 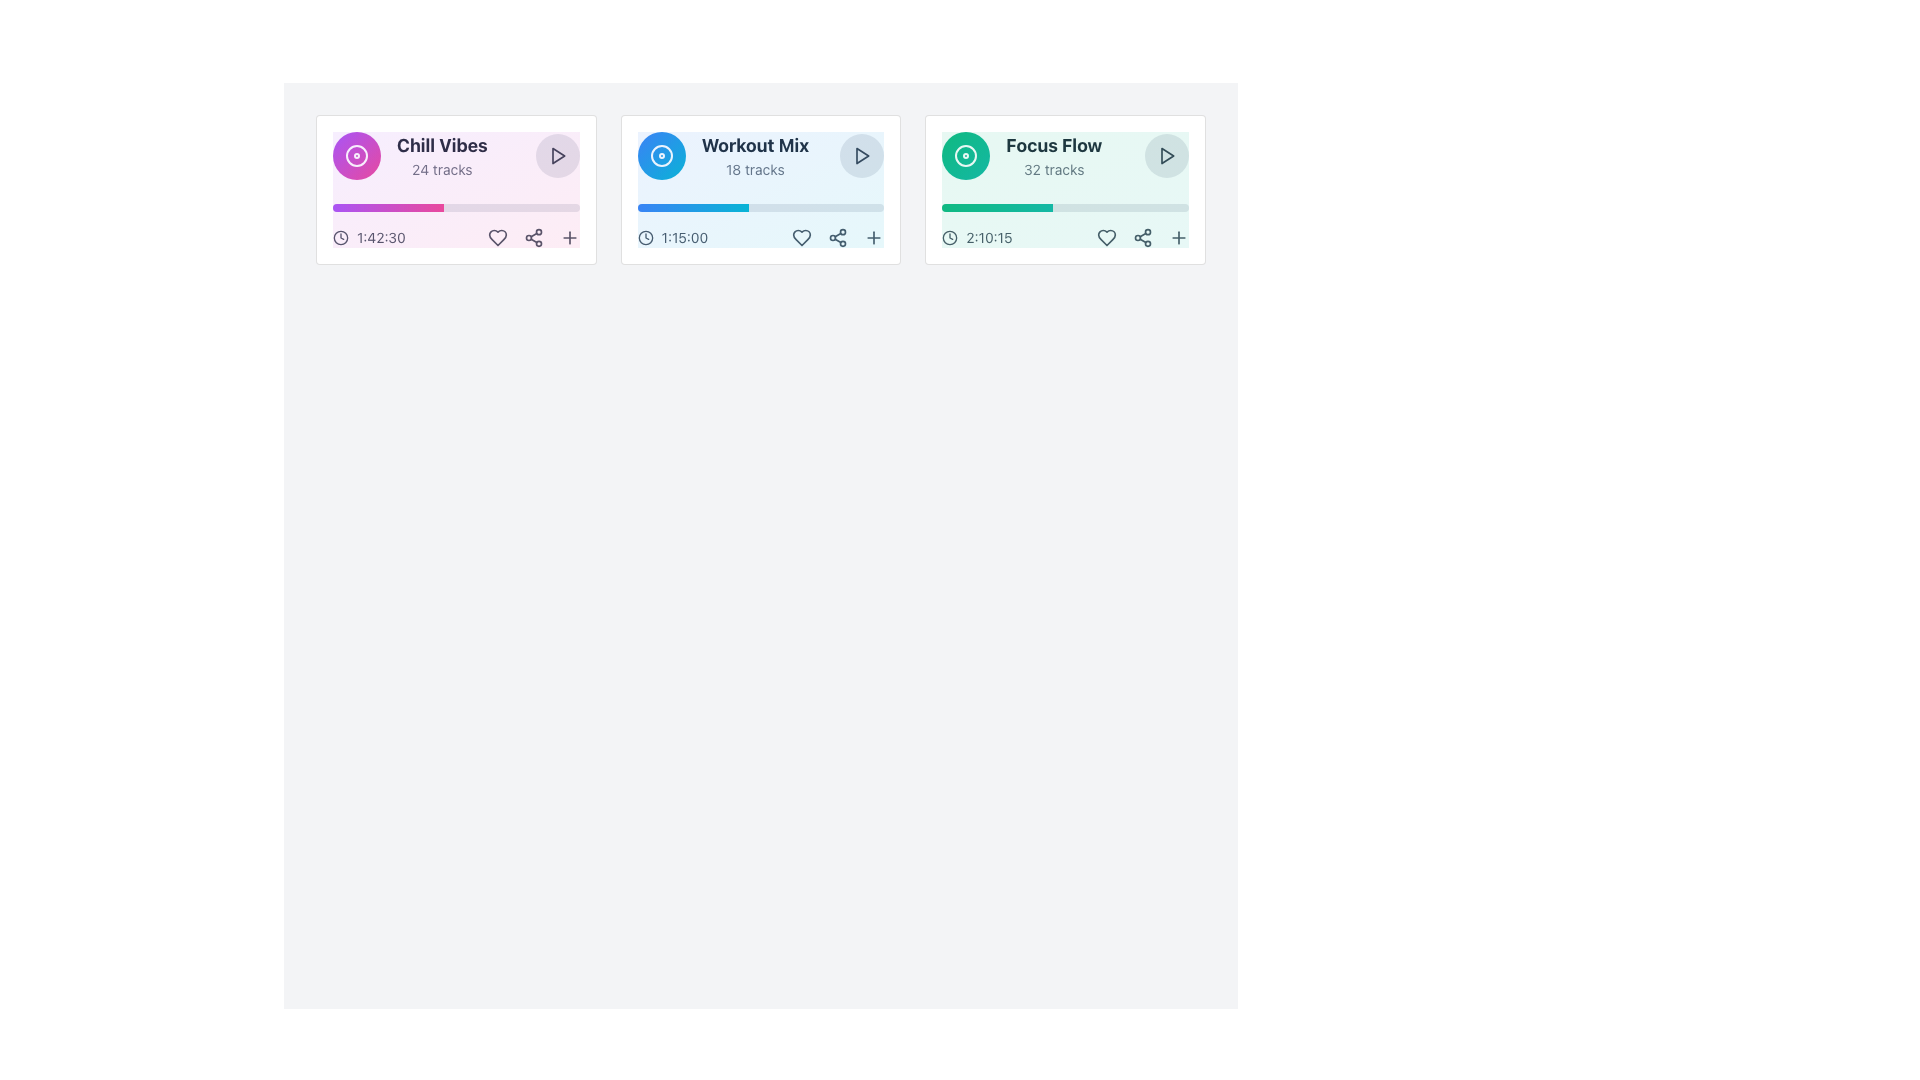 I want to click on the third item from the left in the horizontally aligned row, which features a rounded gradient-colored circle with a spinning icon and the bold text 'Focus Flow' along with the smaller text '32 tracks', so click(x=1022, y=154).